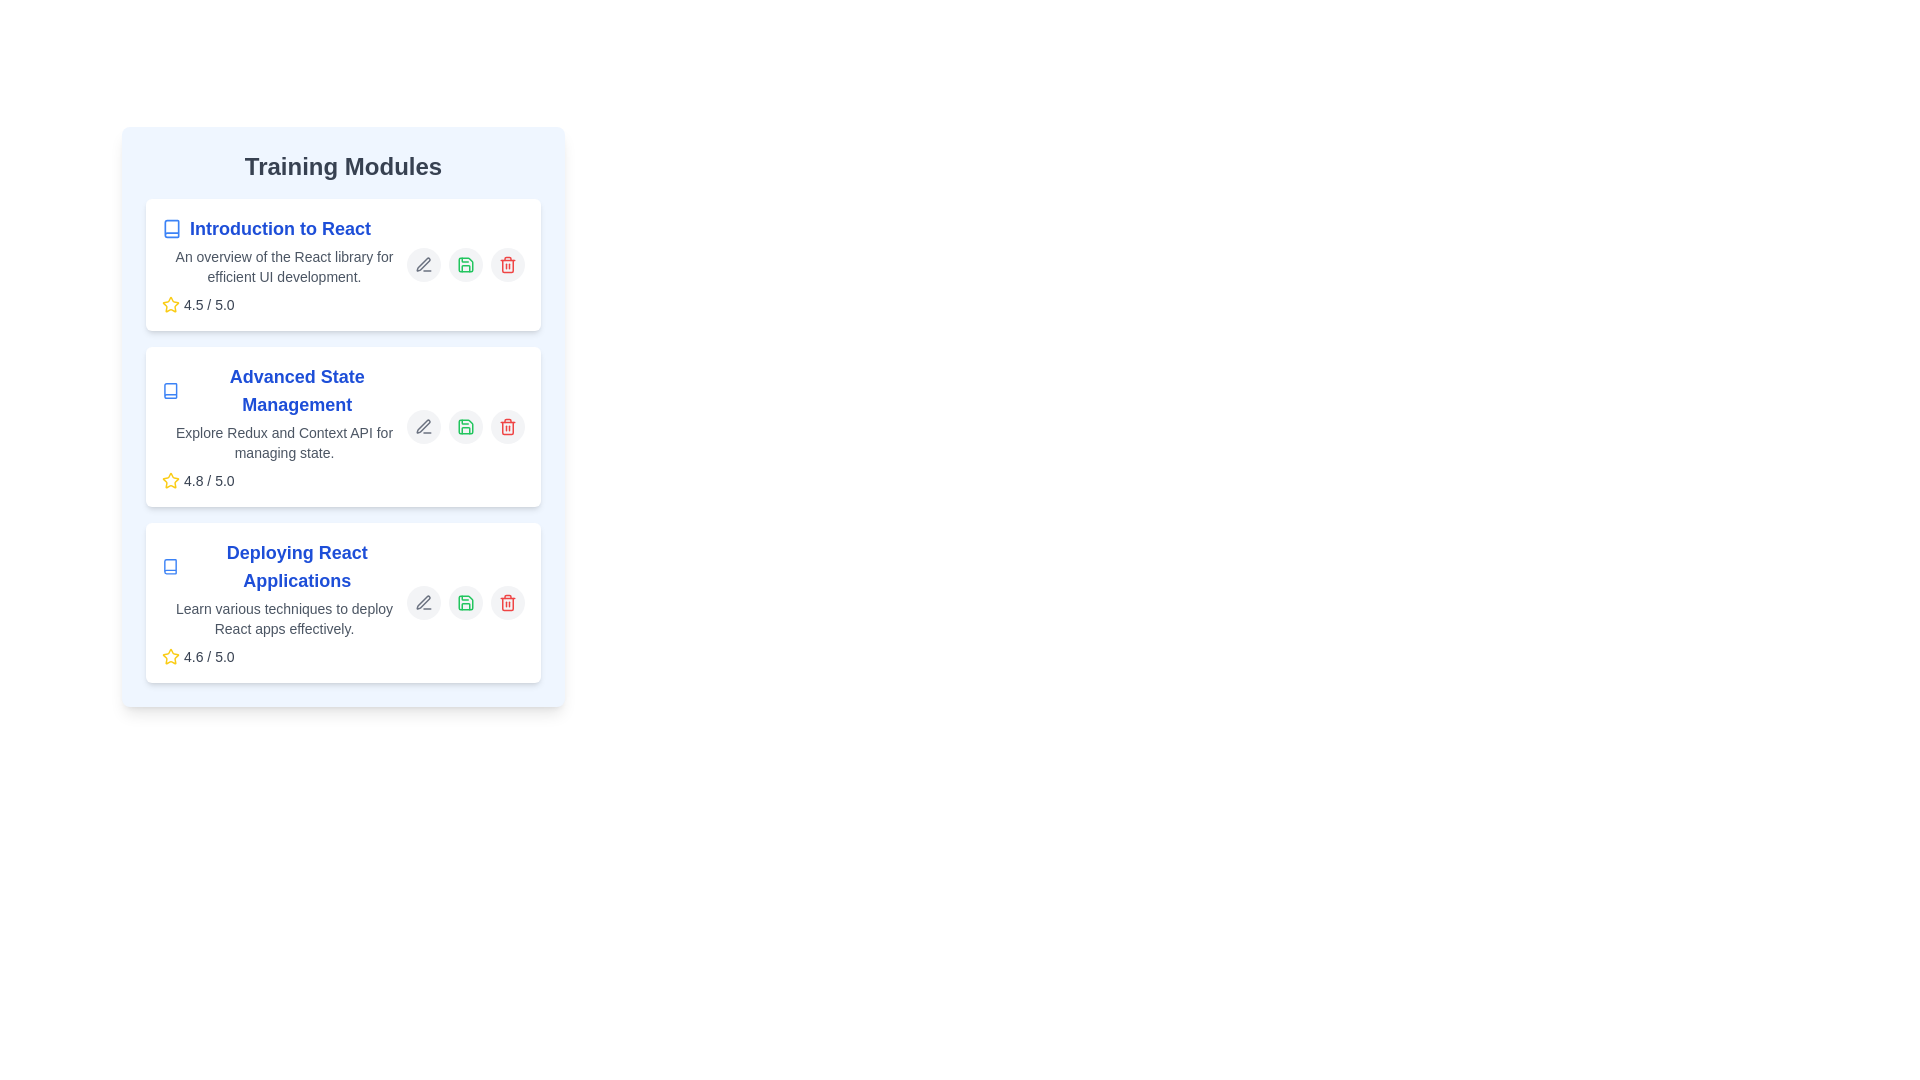 Image resolution: width=1920 pixels, height=1080 pixels. What do you see at coordinates (172, 227) in the screenshot?
I see `the icon representing the 'Introduction to React' section, located to the left of the text in the first training module box within the 'Training Modules' section` at bounding box center [172, 227].